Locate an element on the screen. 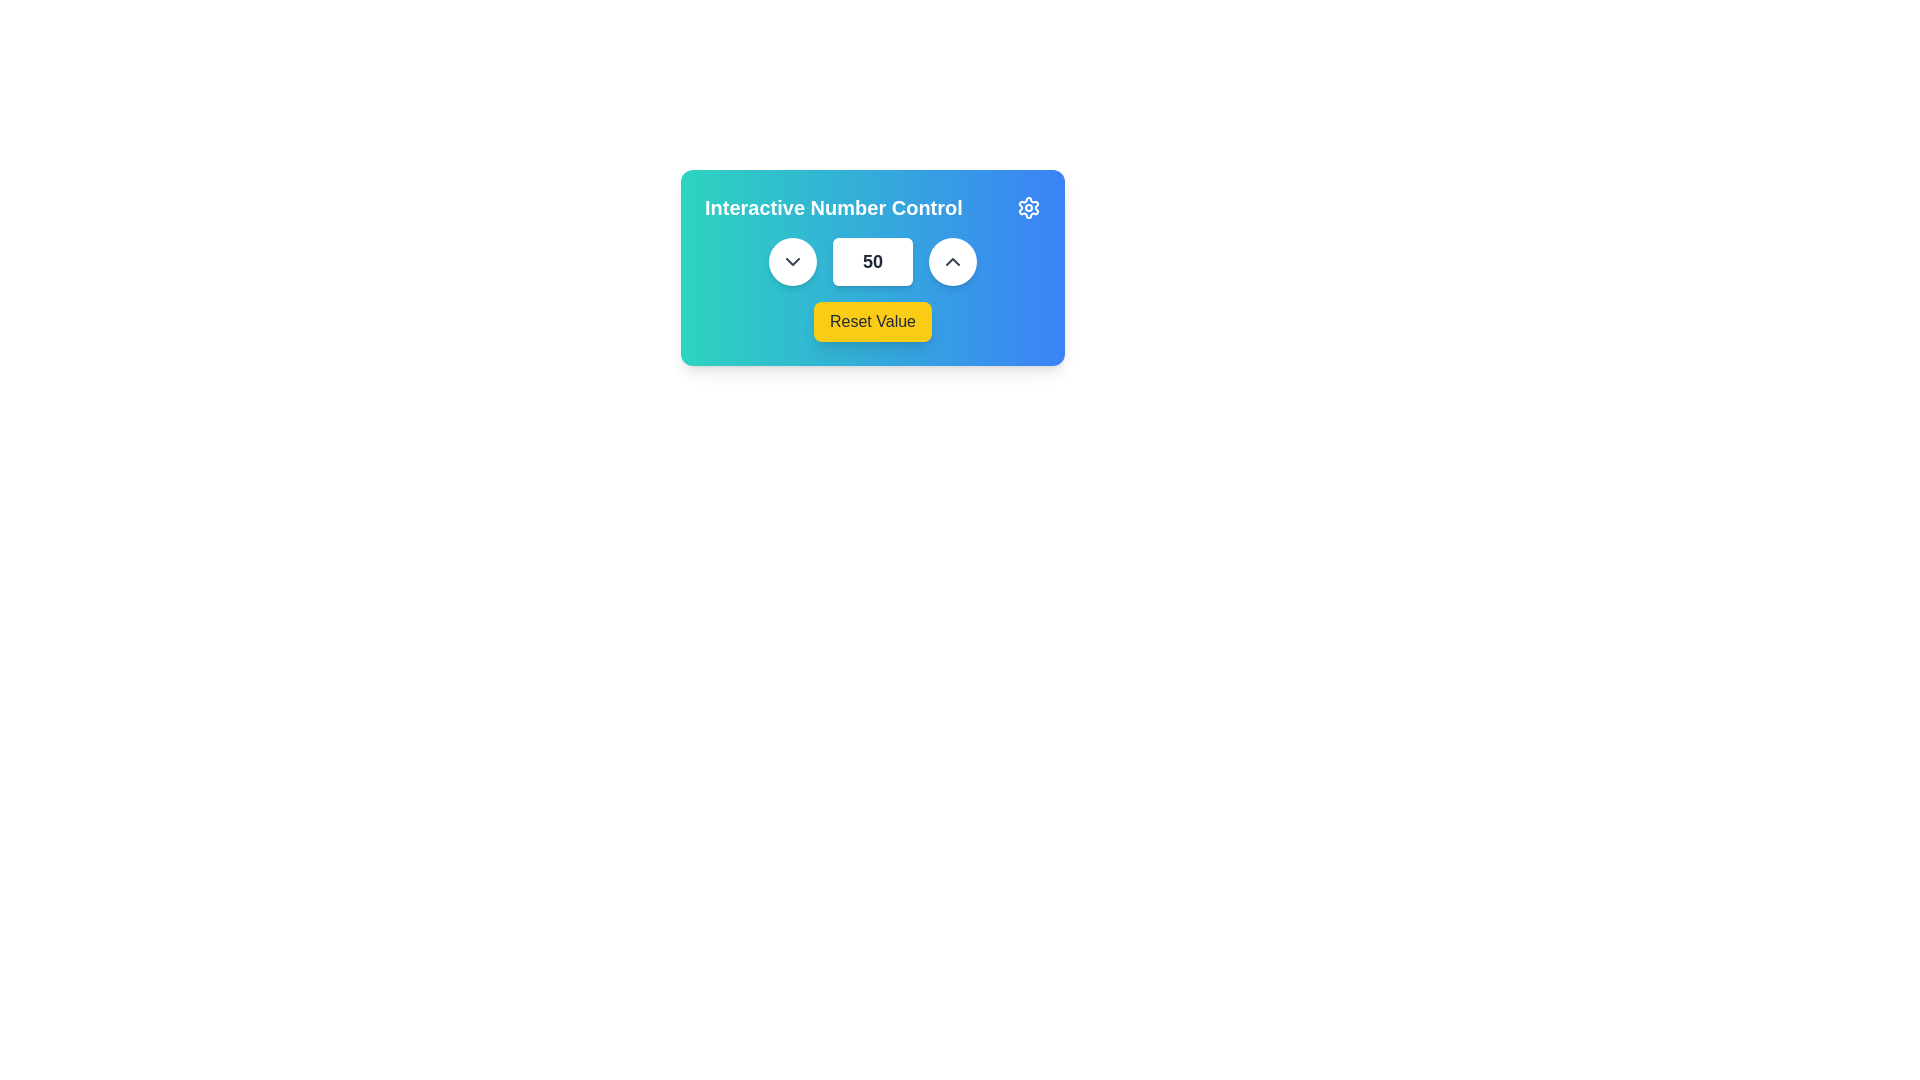  the icon button that expands or collapses the dropdown menu is located at coordinates (791, 261).